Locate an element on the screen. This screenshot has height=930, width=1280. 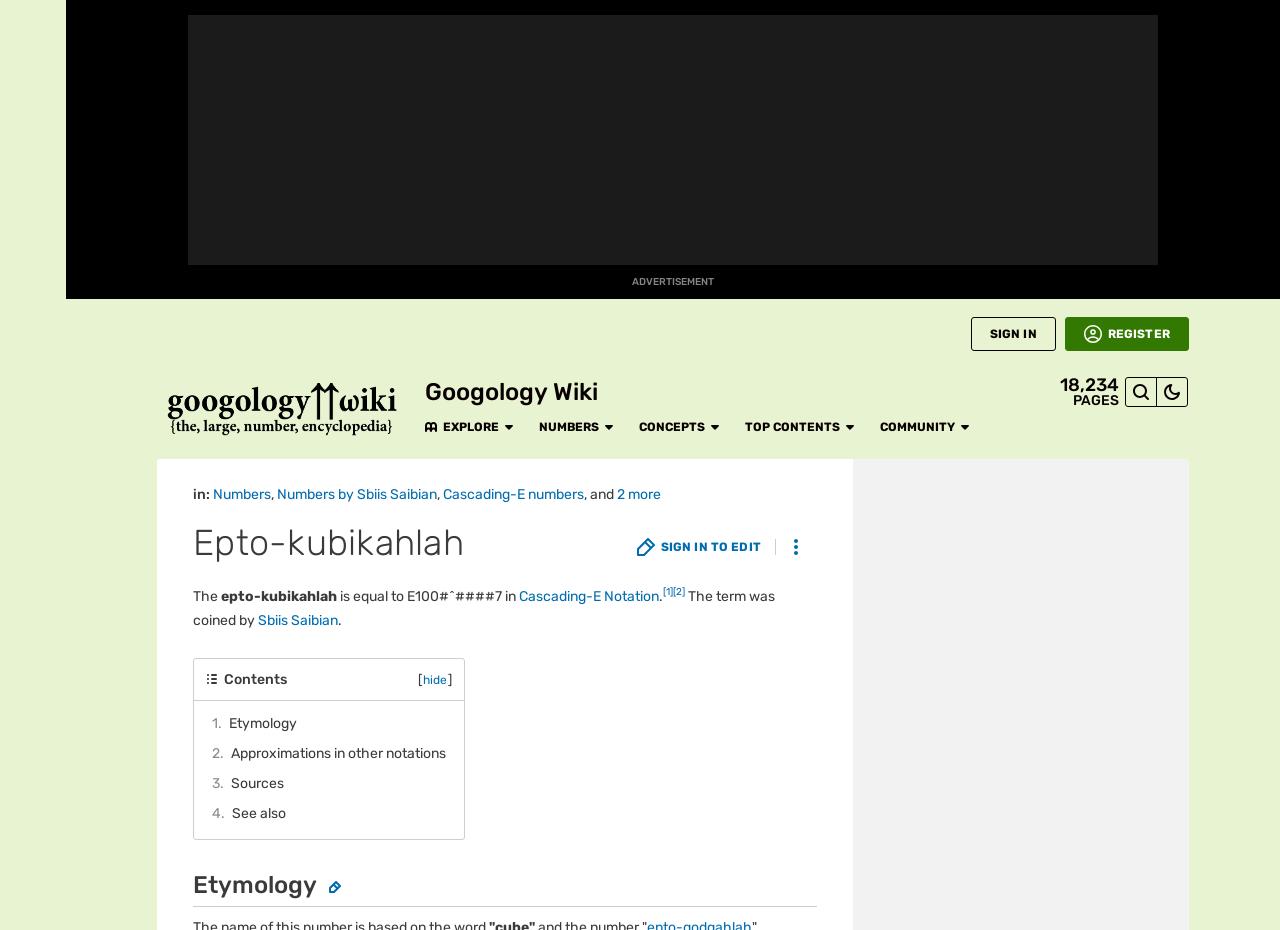
'Cascading-E' is located at coordinates (417, 136).